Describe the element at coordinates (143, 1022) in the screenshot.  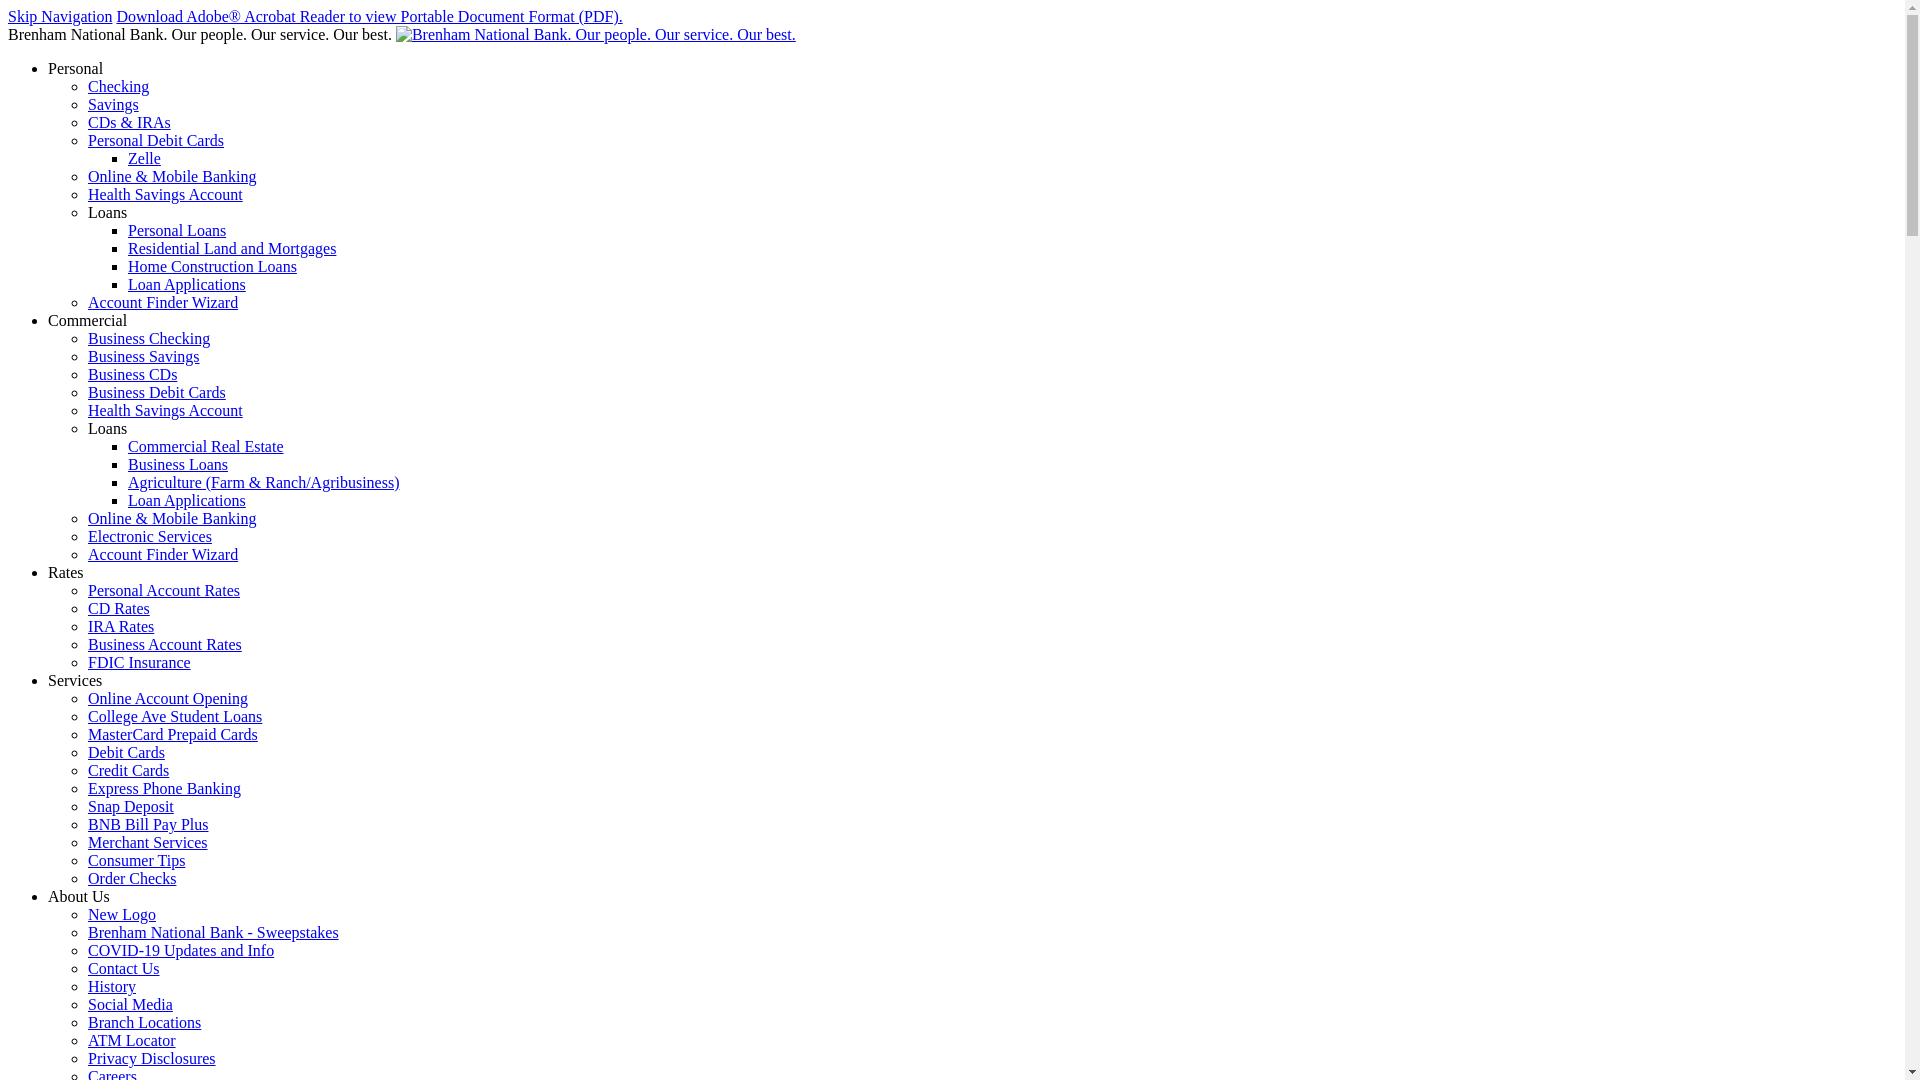
I see `'Branch Locations'` at that location.